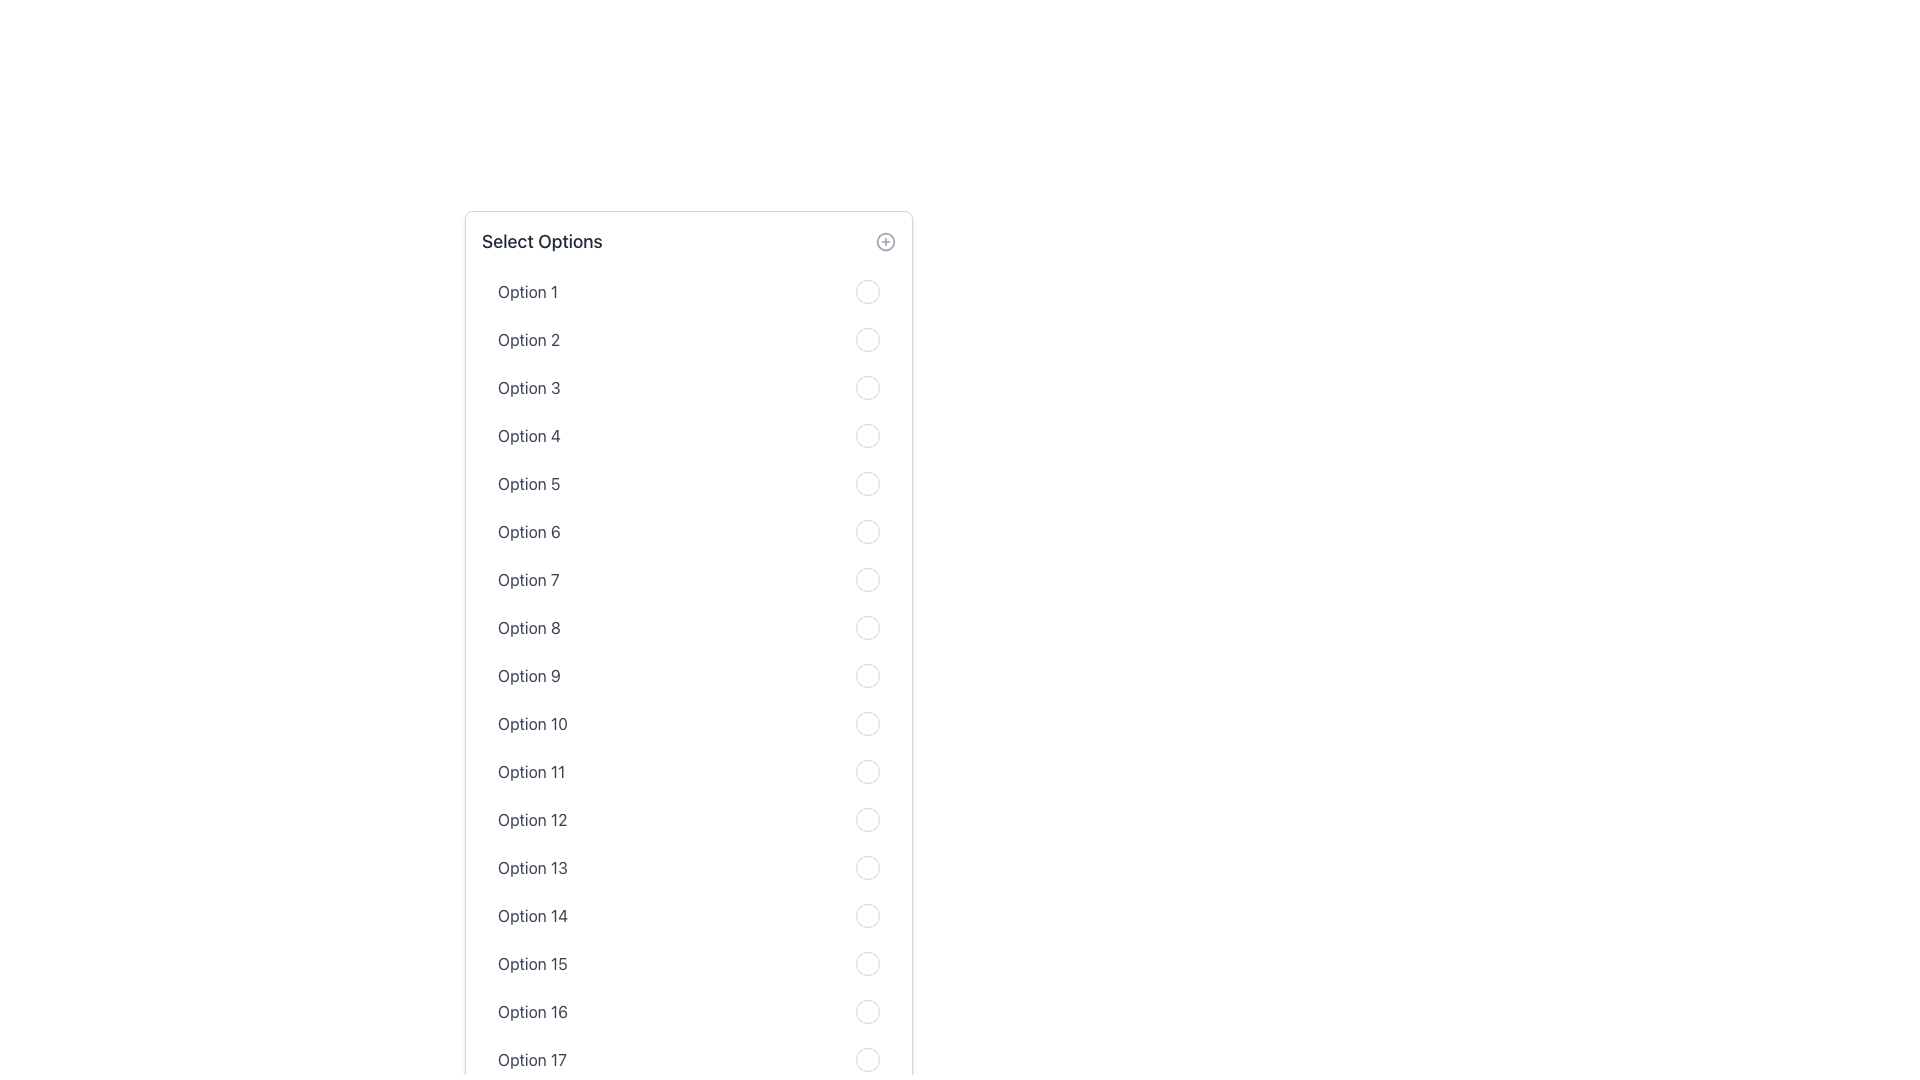 This screenshot has width=1920, height=1080. I want to click on contents of the static text label that displays 'Option 2', which is styled as a list item in the selection menu under the header 'Select Options', so click(529, 338).